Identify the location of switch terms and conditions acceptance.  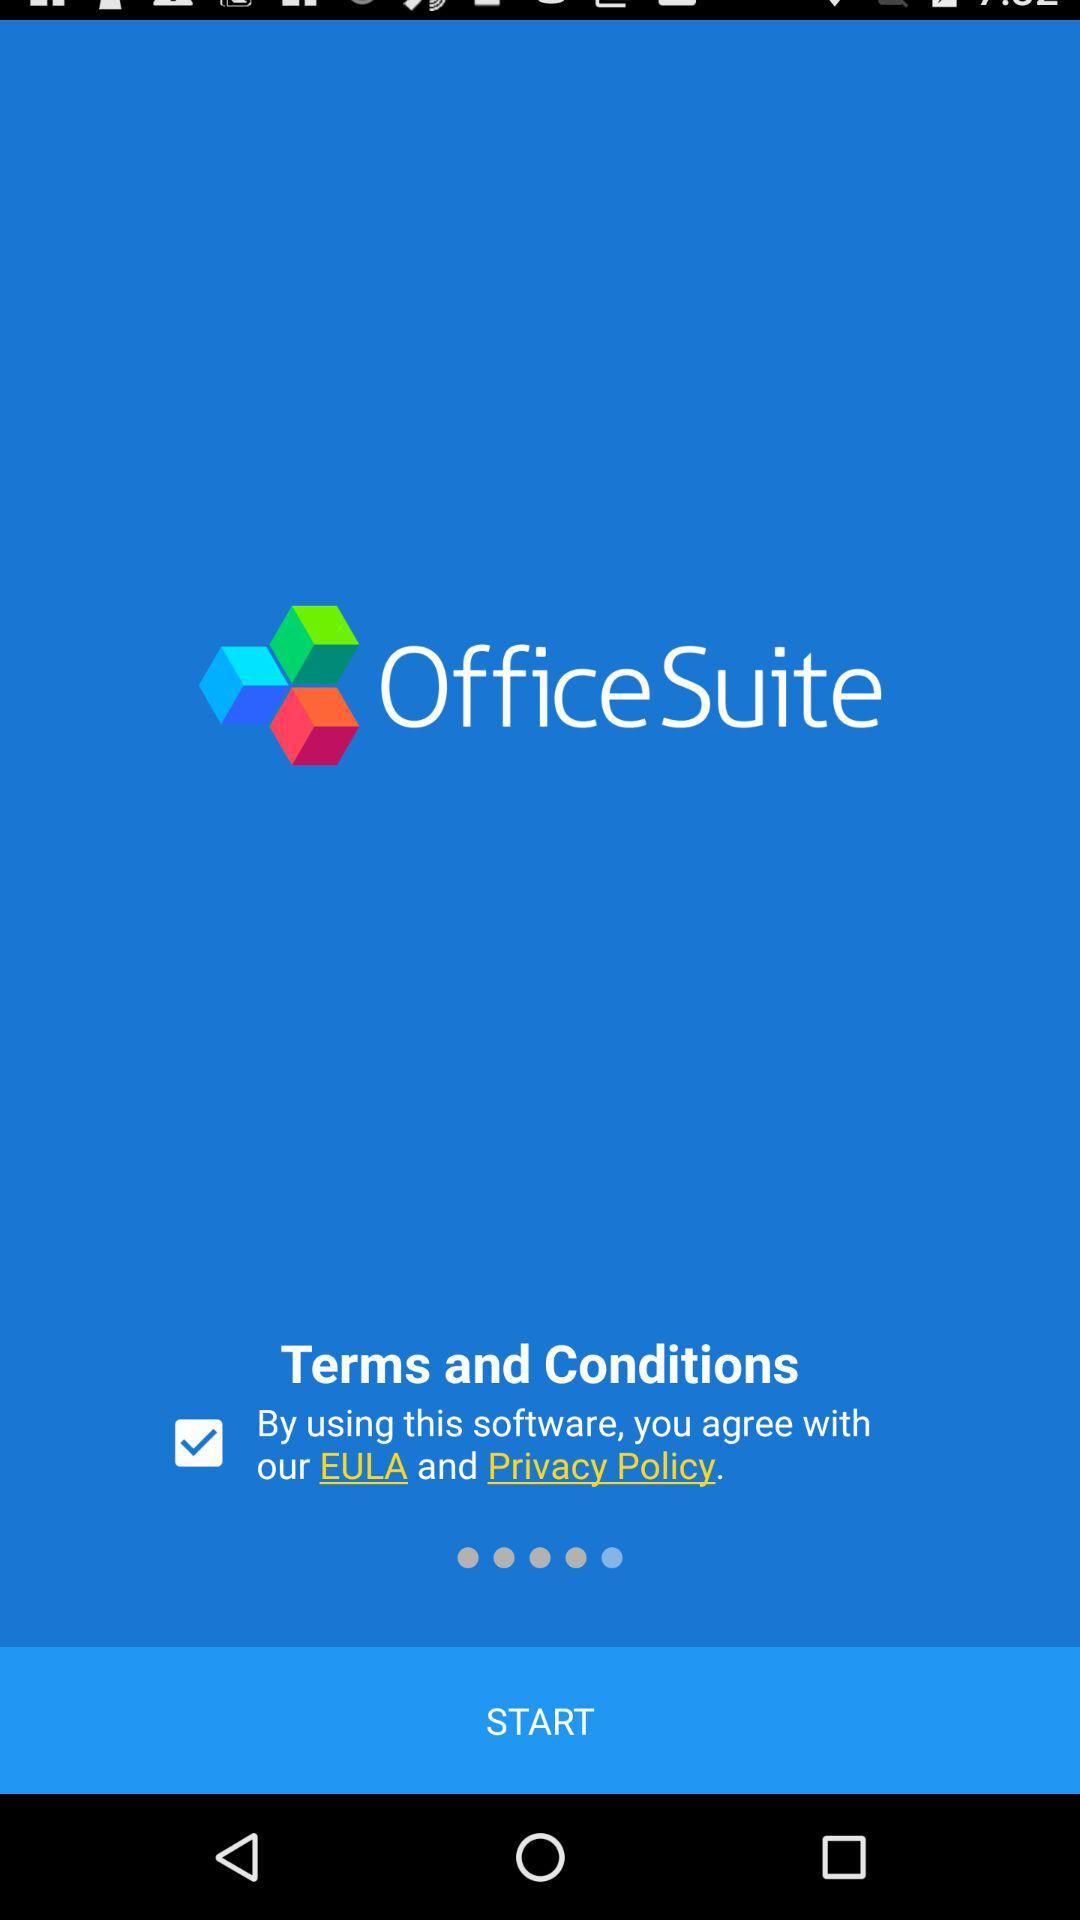
(198, 1443).